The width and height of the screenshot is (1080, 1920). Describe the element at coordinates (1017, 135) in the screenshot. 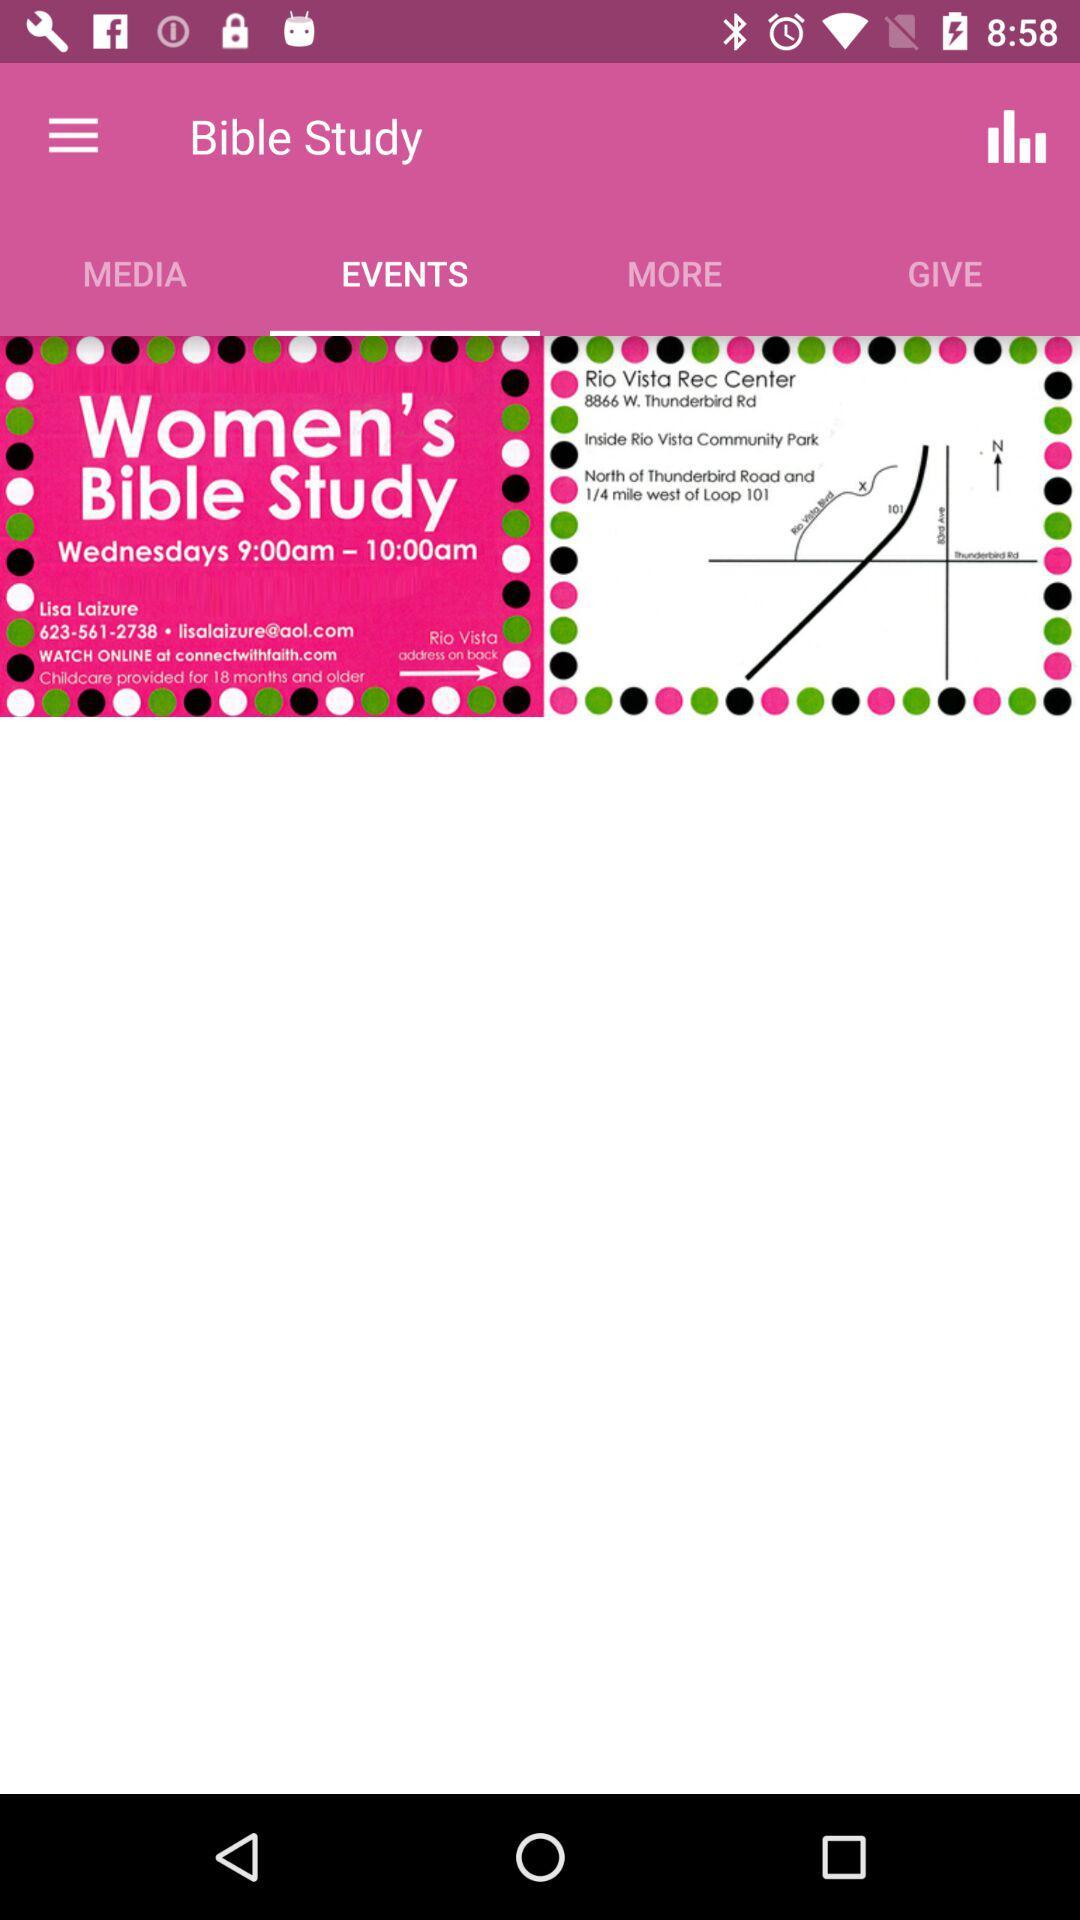

I see `item above the give` at that location.